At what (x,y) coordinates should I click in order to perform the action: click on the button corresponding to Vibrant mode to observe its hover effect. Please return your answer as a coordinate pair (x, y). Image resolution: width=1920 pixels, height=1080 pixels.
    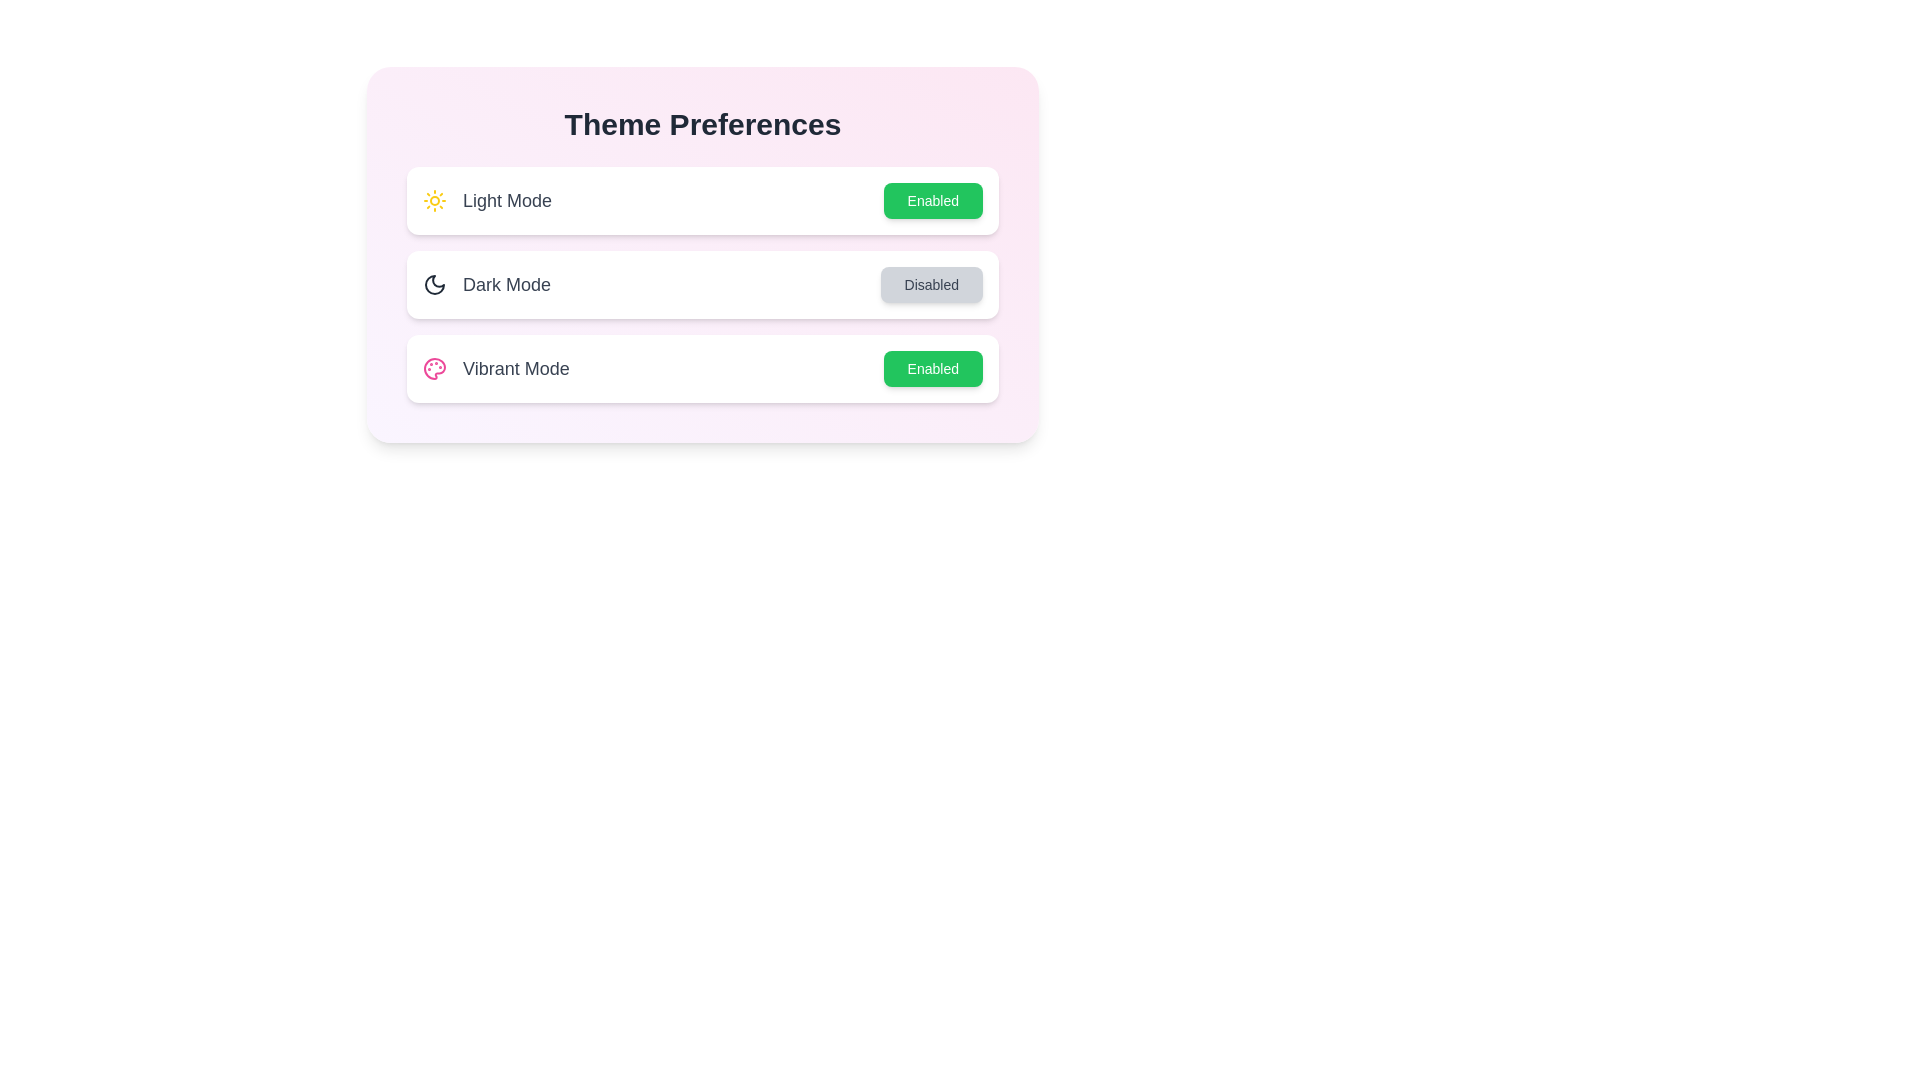
    Looking at the image, I should click on (932, 369).